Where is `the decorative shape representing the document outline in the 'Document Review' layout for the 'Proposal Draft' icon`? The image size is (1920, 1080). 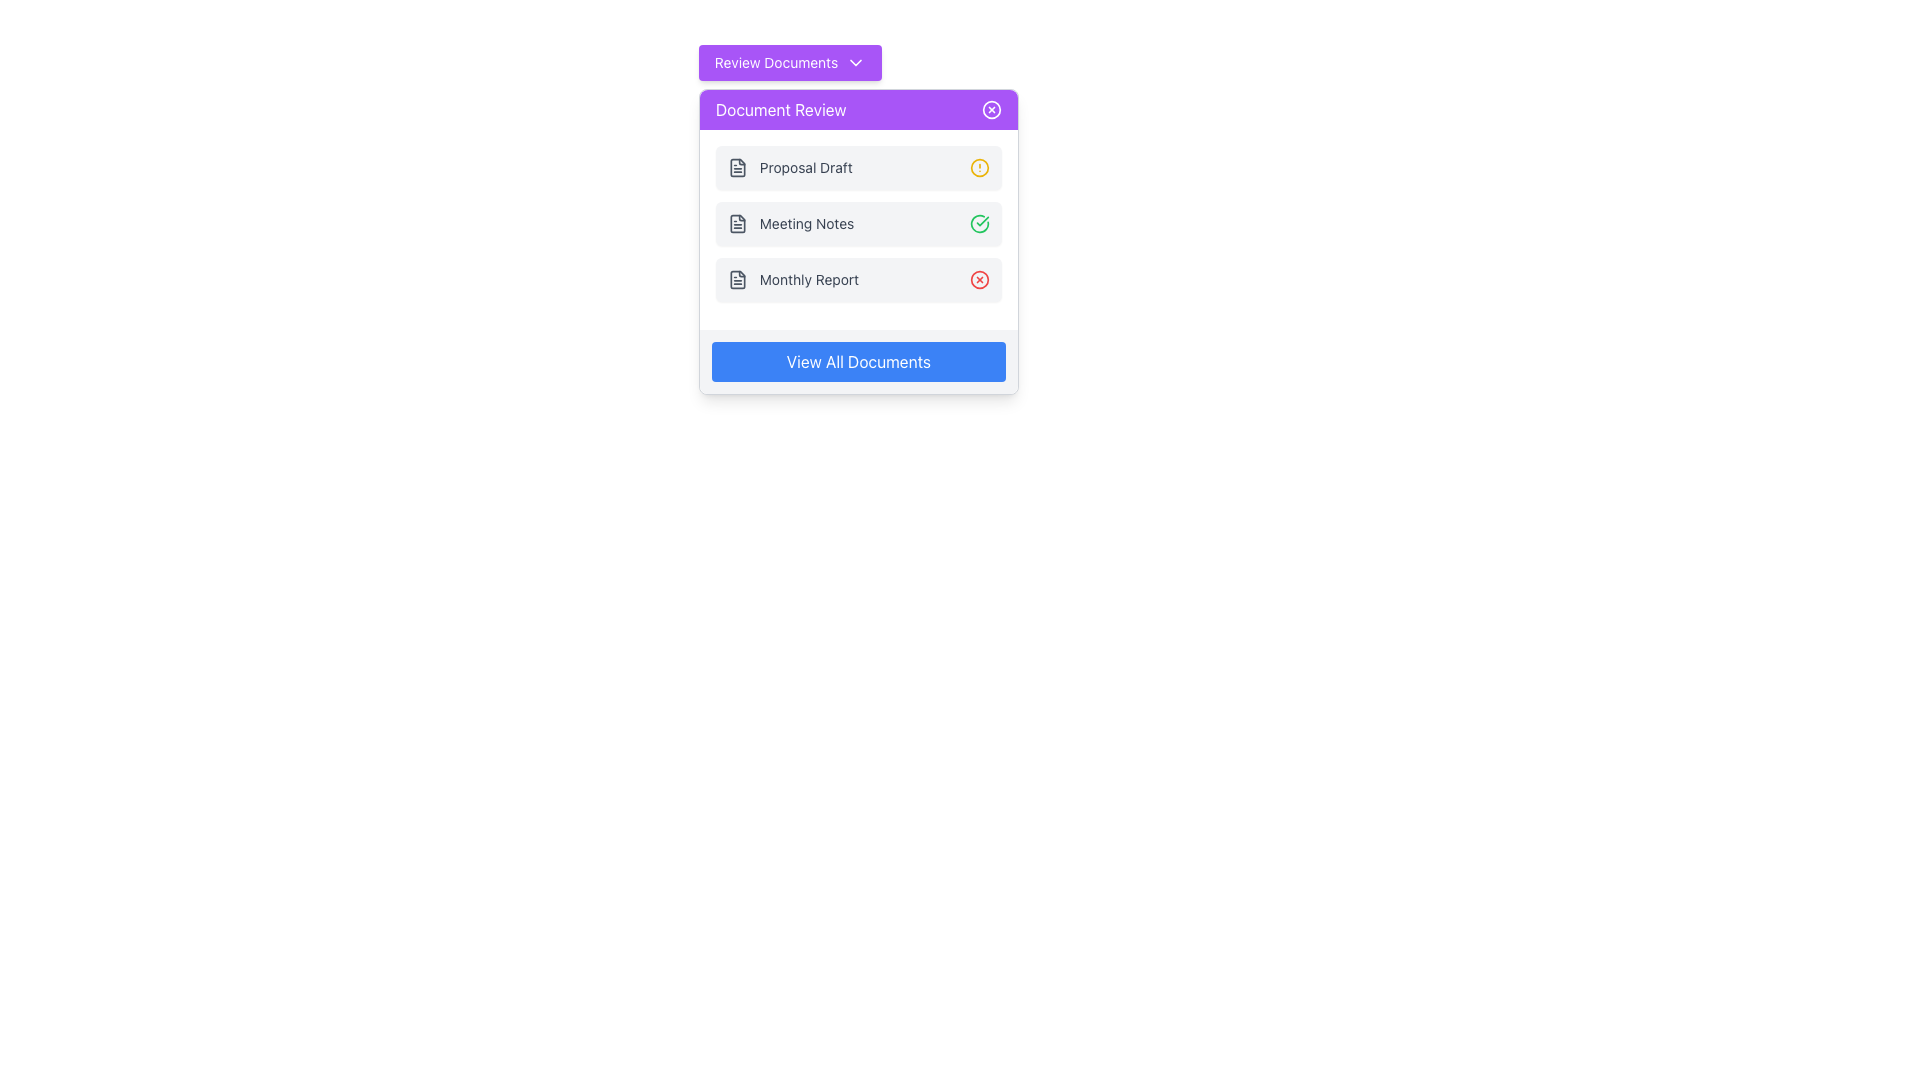
the decorative shape representing the document outline in the 'Document Review' layout for the 'Proposal Draft' icon is located at coordinates (736, 167).